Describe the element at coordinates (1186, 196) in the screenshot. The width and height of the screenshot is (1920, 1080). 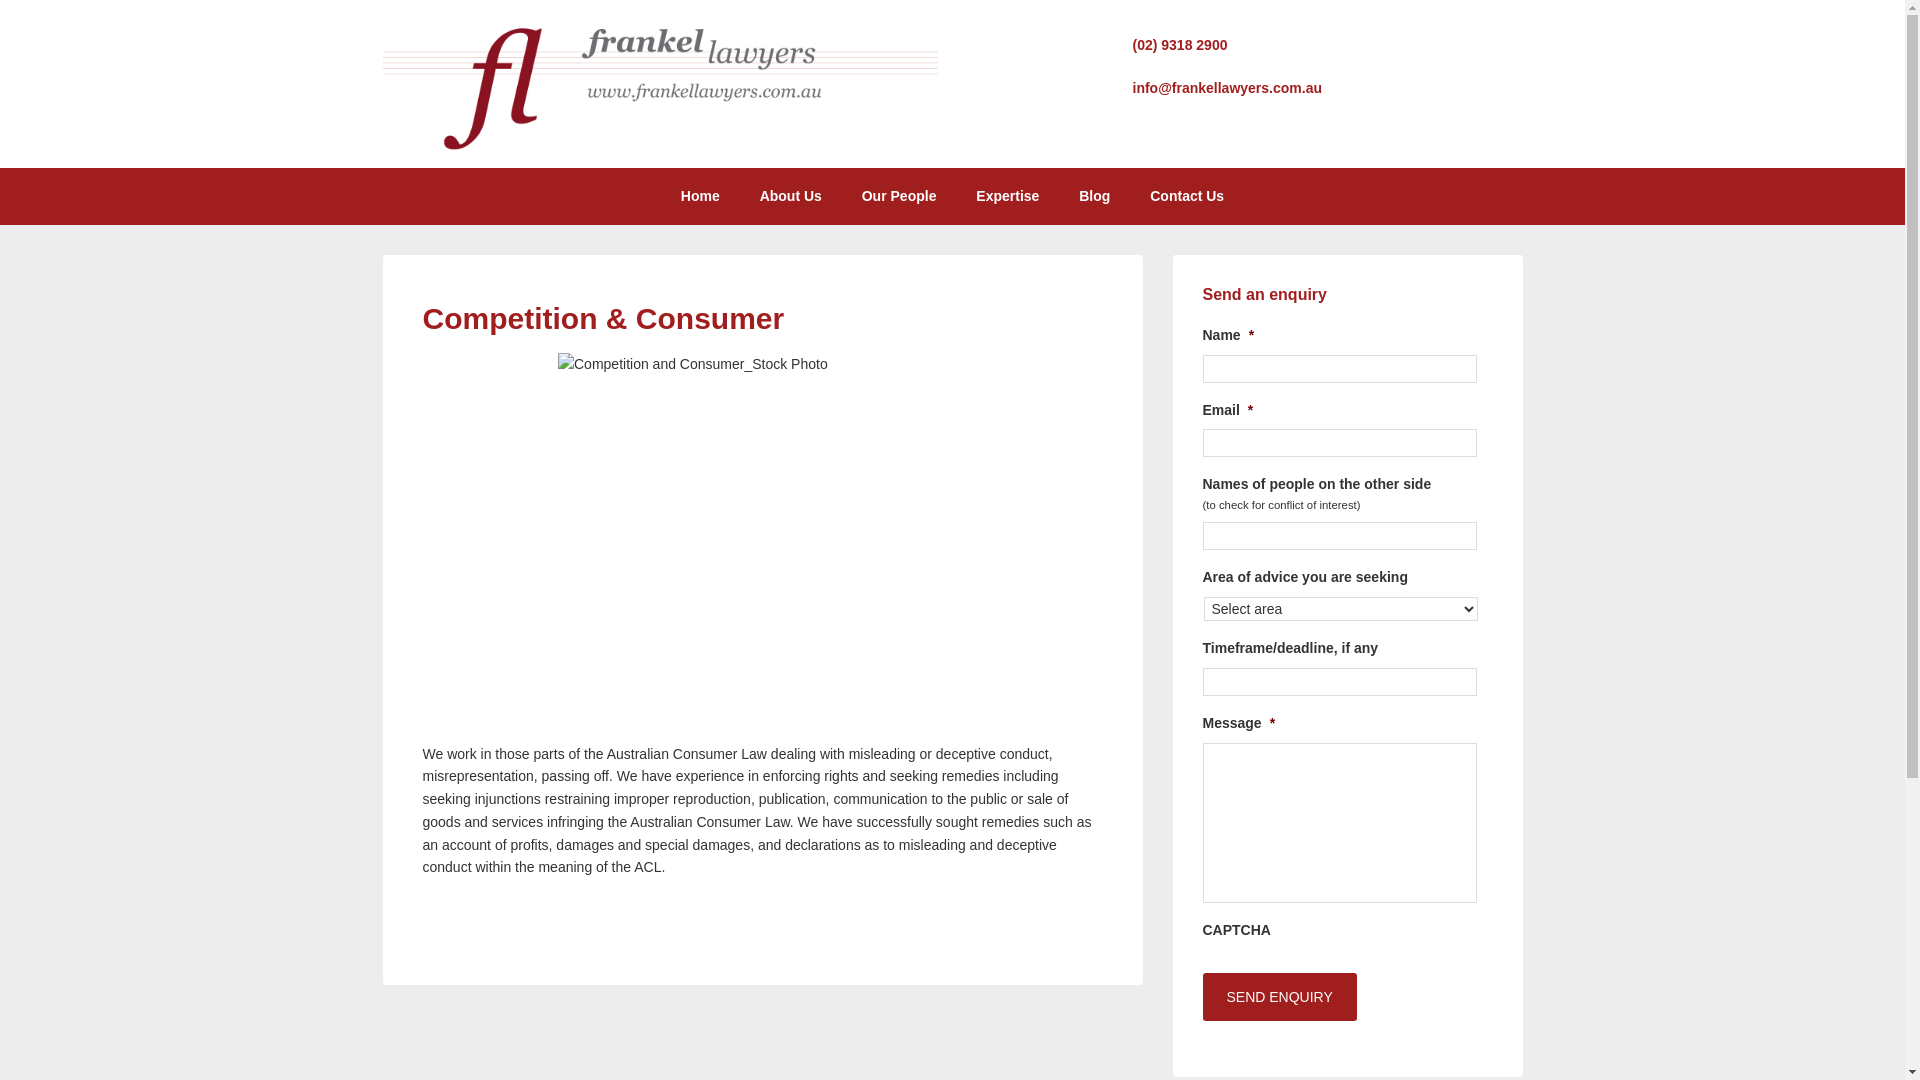
I see `'Contact Us'` at that location.